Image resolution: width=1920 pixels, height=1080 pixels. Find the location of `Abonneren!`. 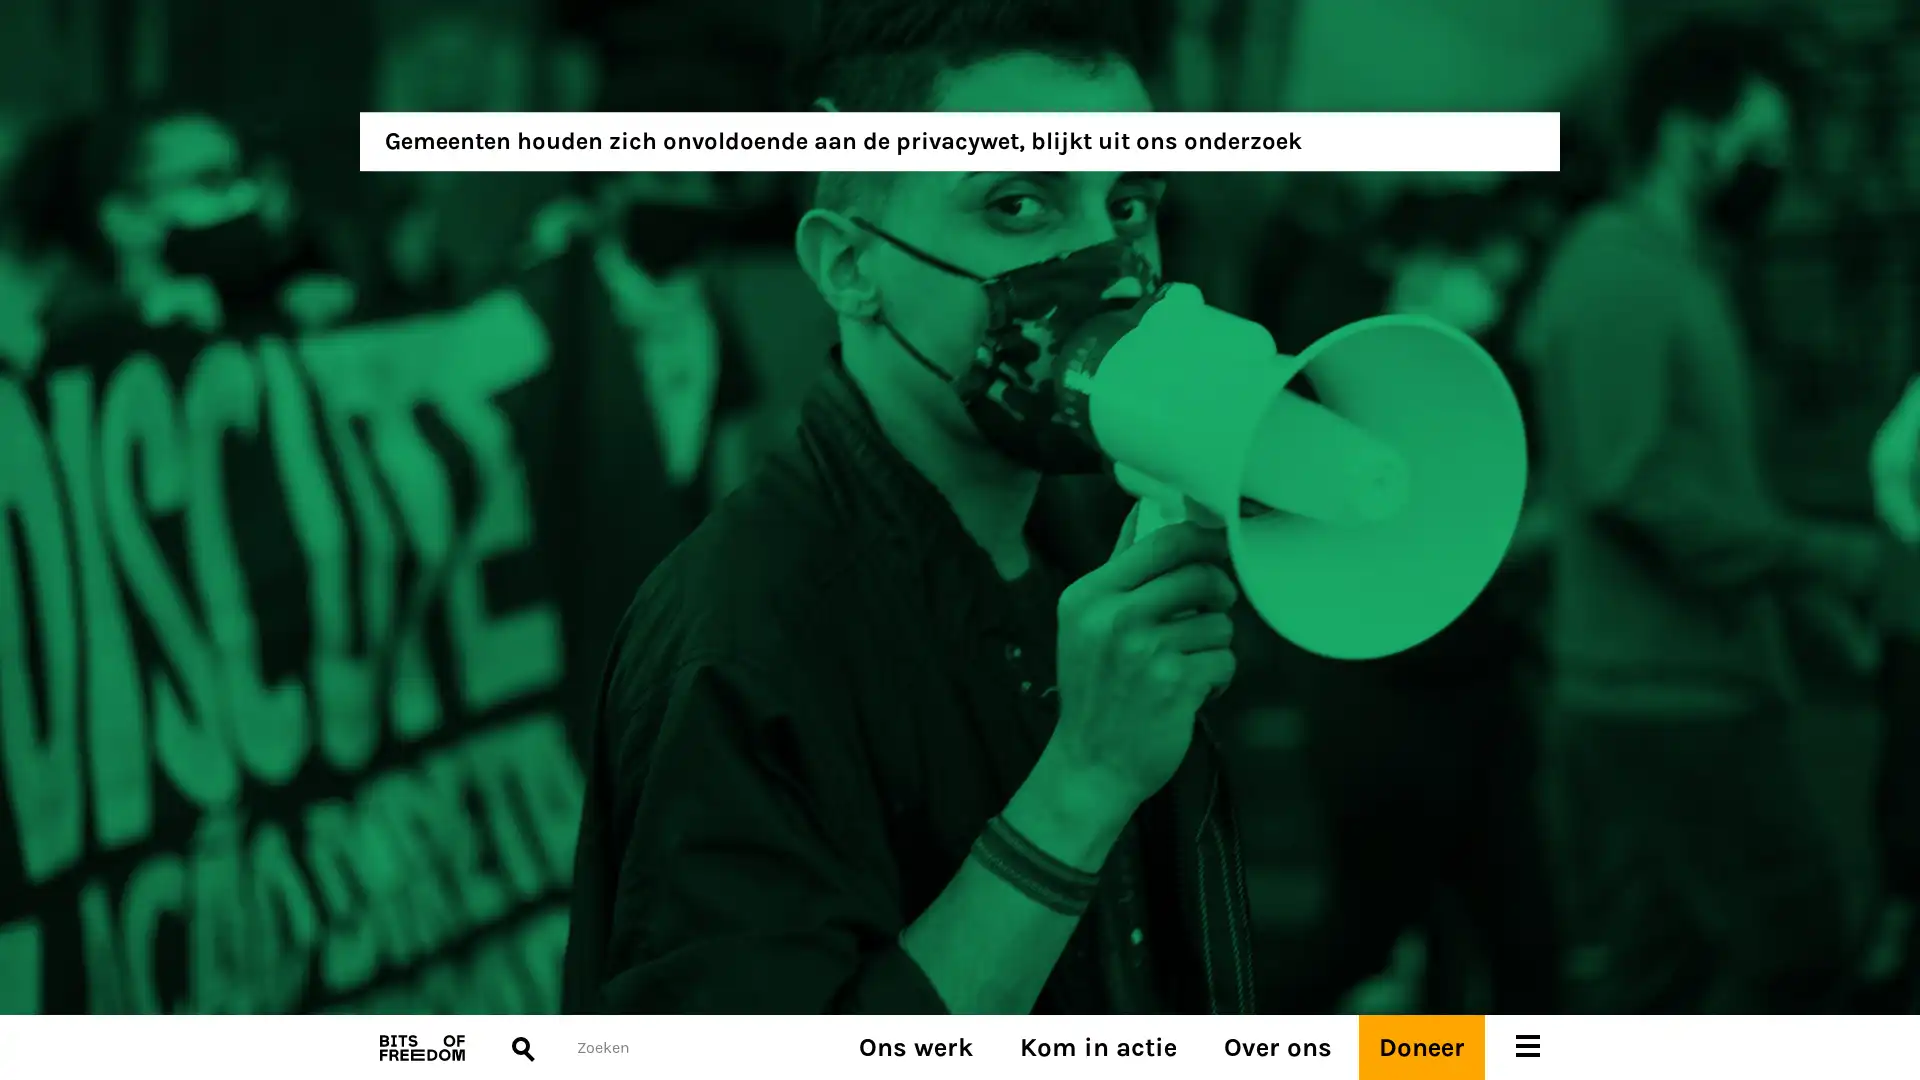

Abonneren! is located at coordinates (416, 593).